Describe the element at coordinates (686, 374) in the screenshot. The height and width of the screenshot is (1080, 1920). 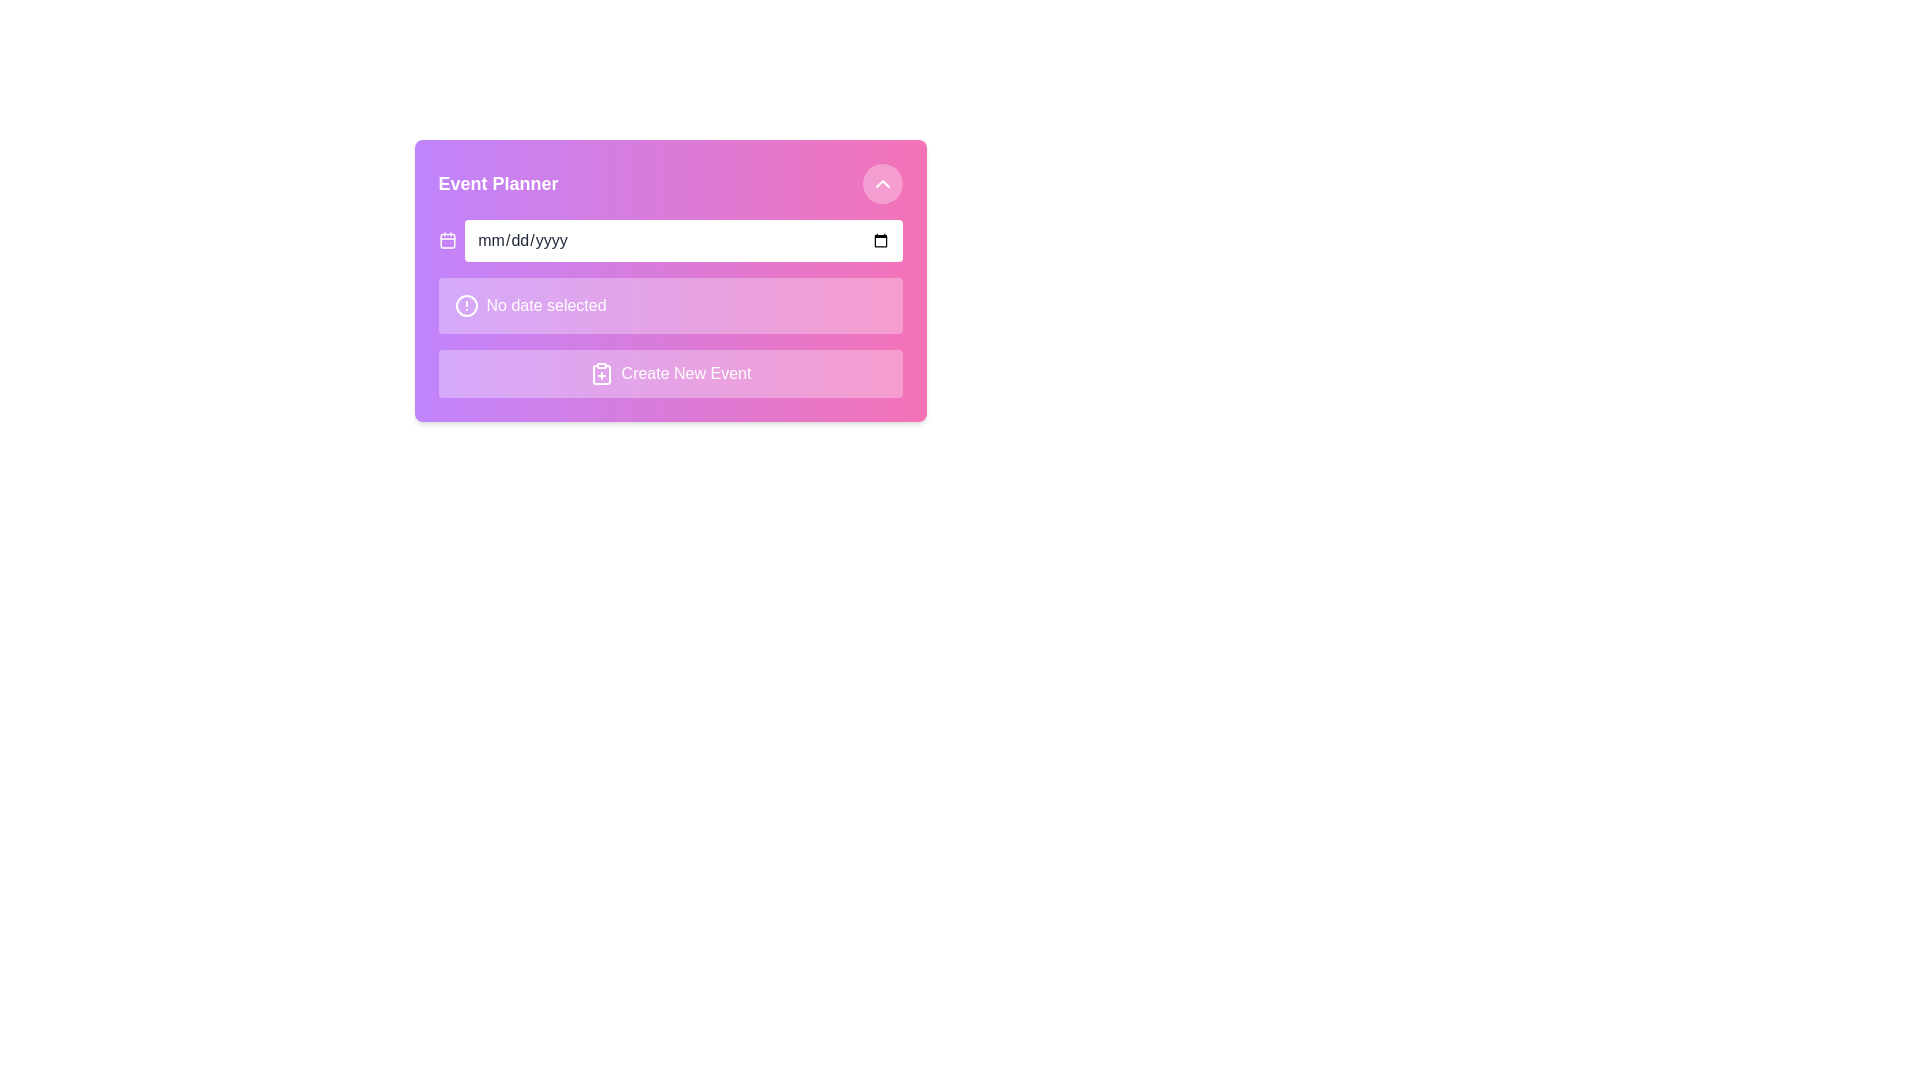
I see `the 'Create New Event' text label, which is styled in white text on a pink and purple gradient background and is part of a button at the bottom of an event creation card` at that location.